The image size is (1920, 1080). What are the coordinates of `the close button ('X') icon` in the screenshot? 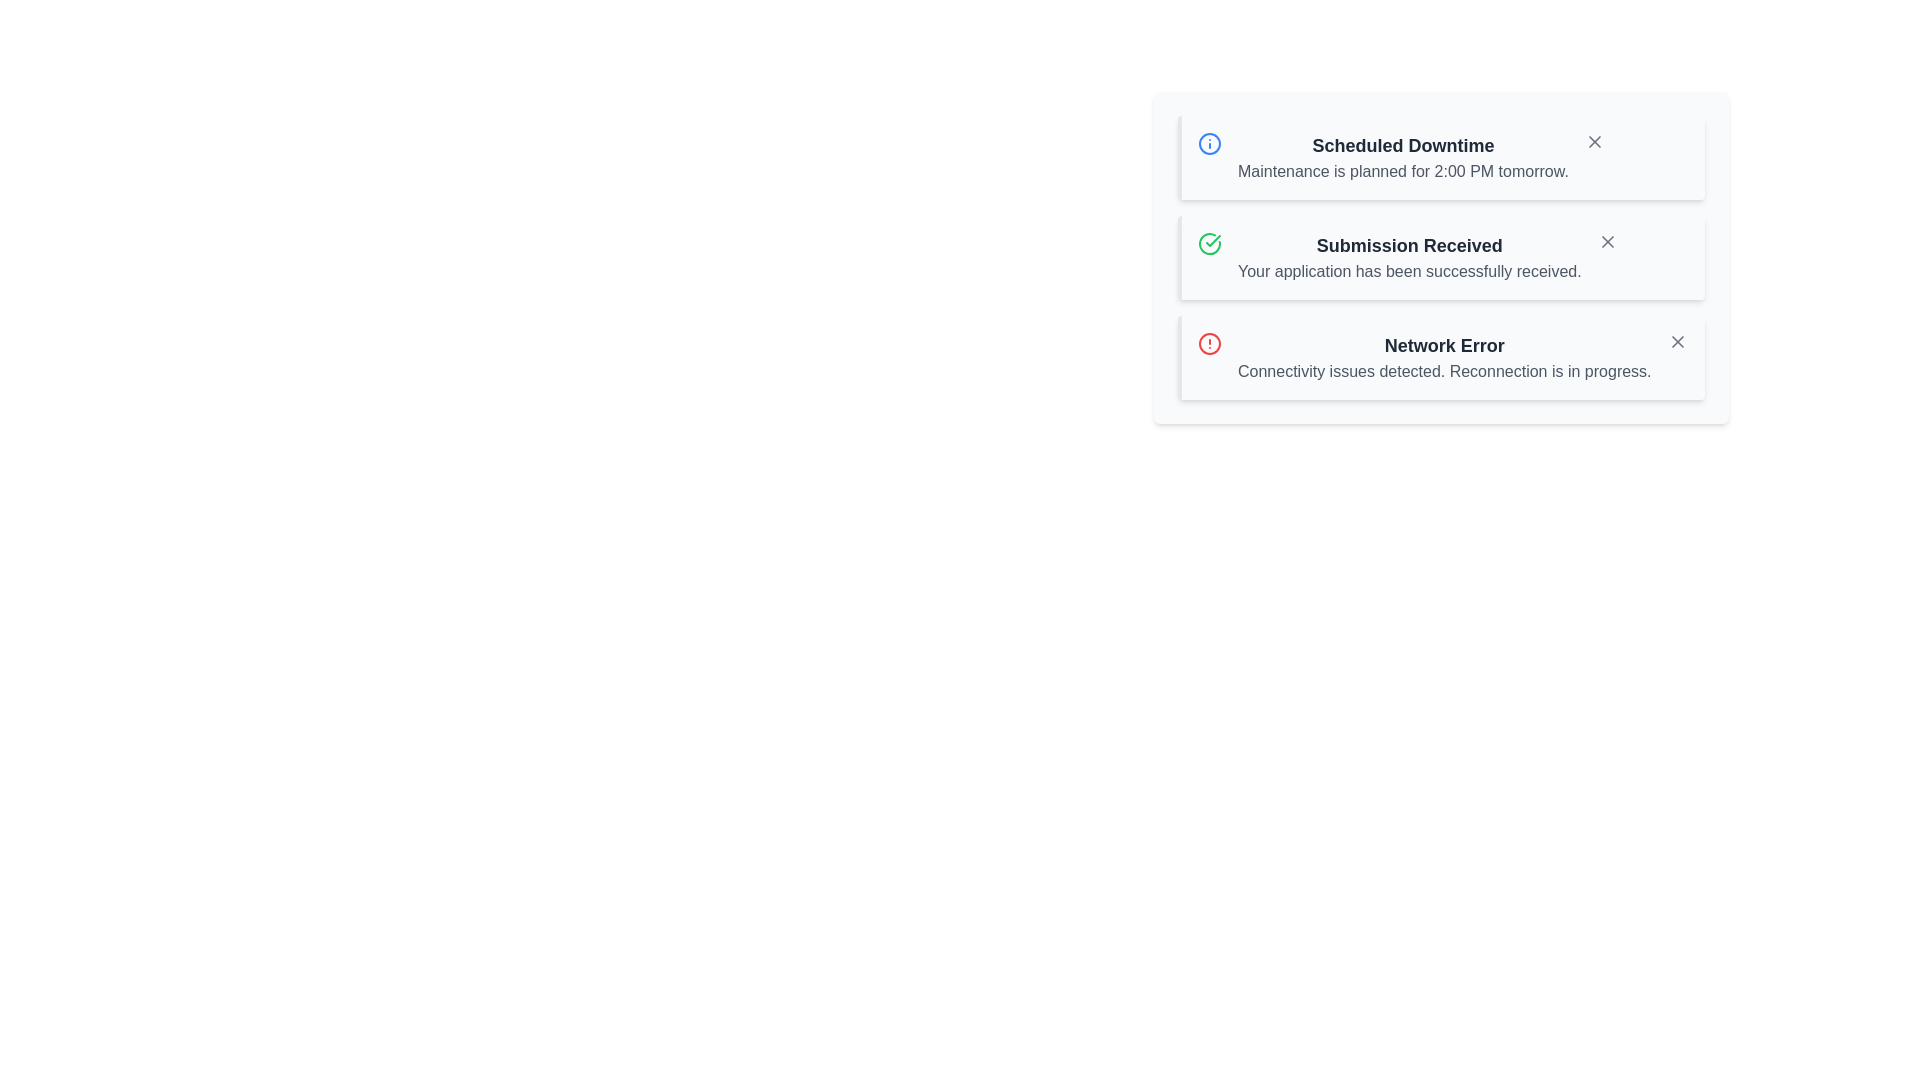 It's located at (1607, 241).